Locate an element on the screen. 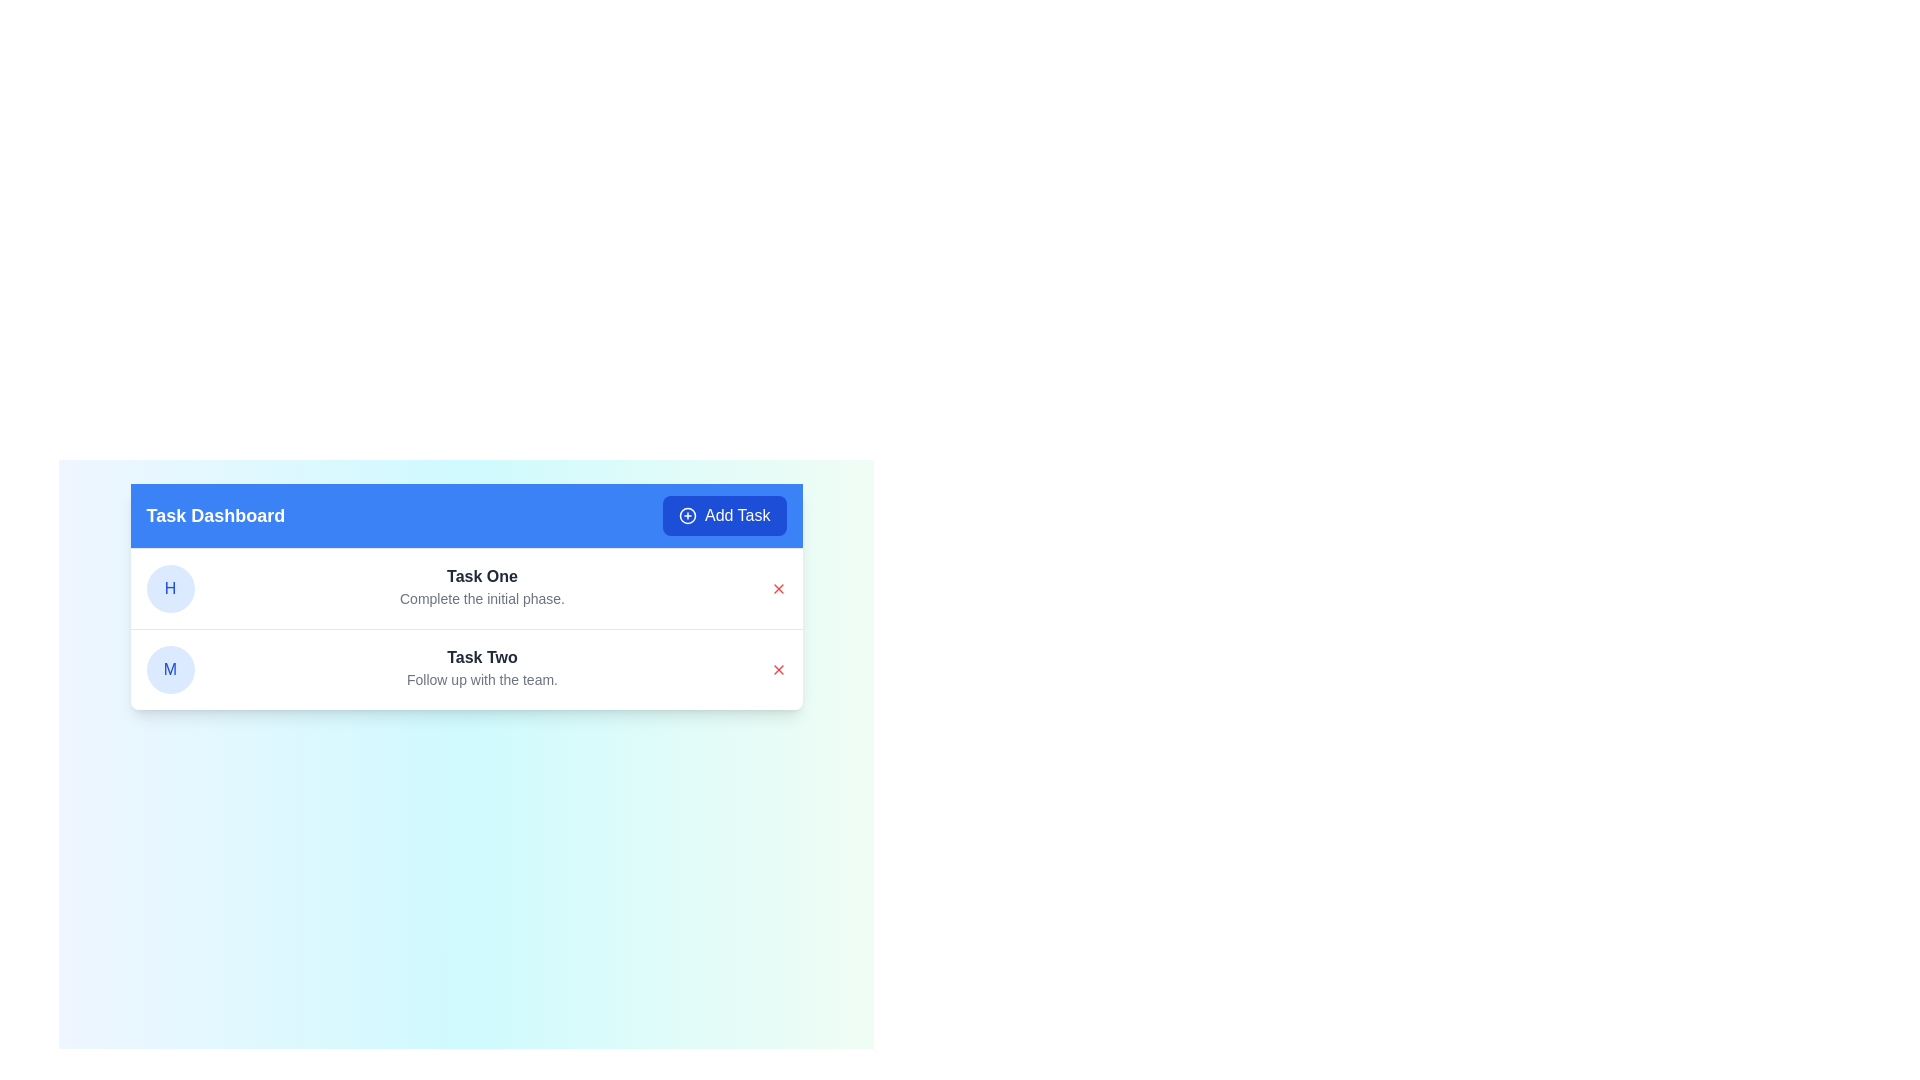  the first task item in the task management interface located below the 'Task Dashboard' header and above 'Task Two' is located at coordinates (465, 588).